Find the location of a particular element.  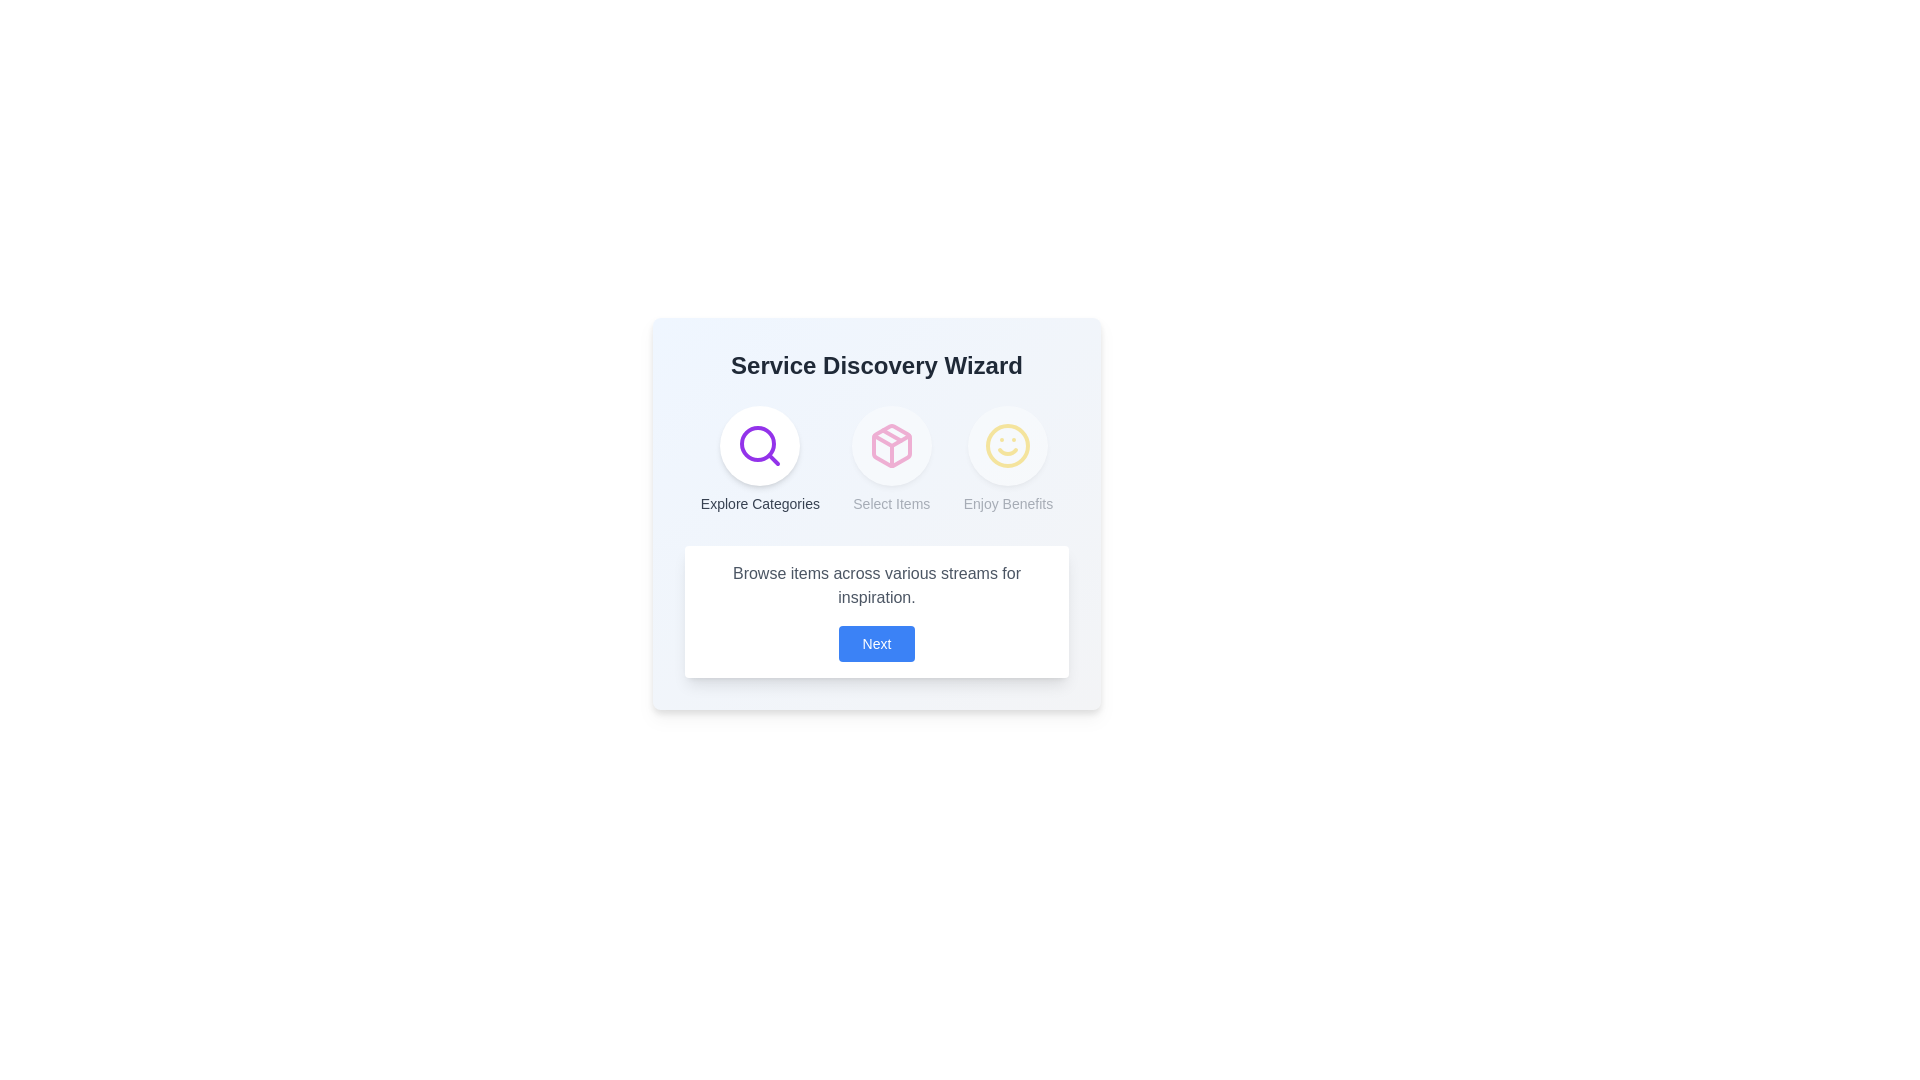

the description text displayed for the current step is located at coordinates (877, 585).